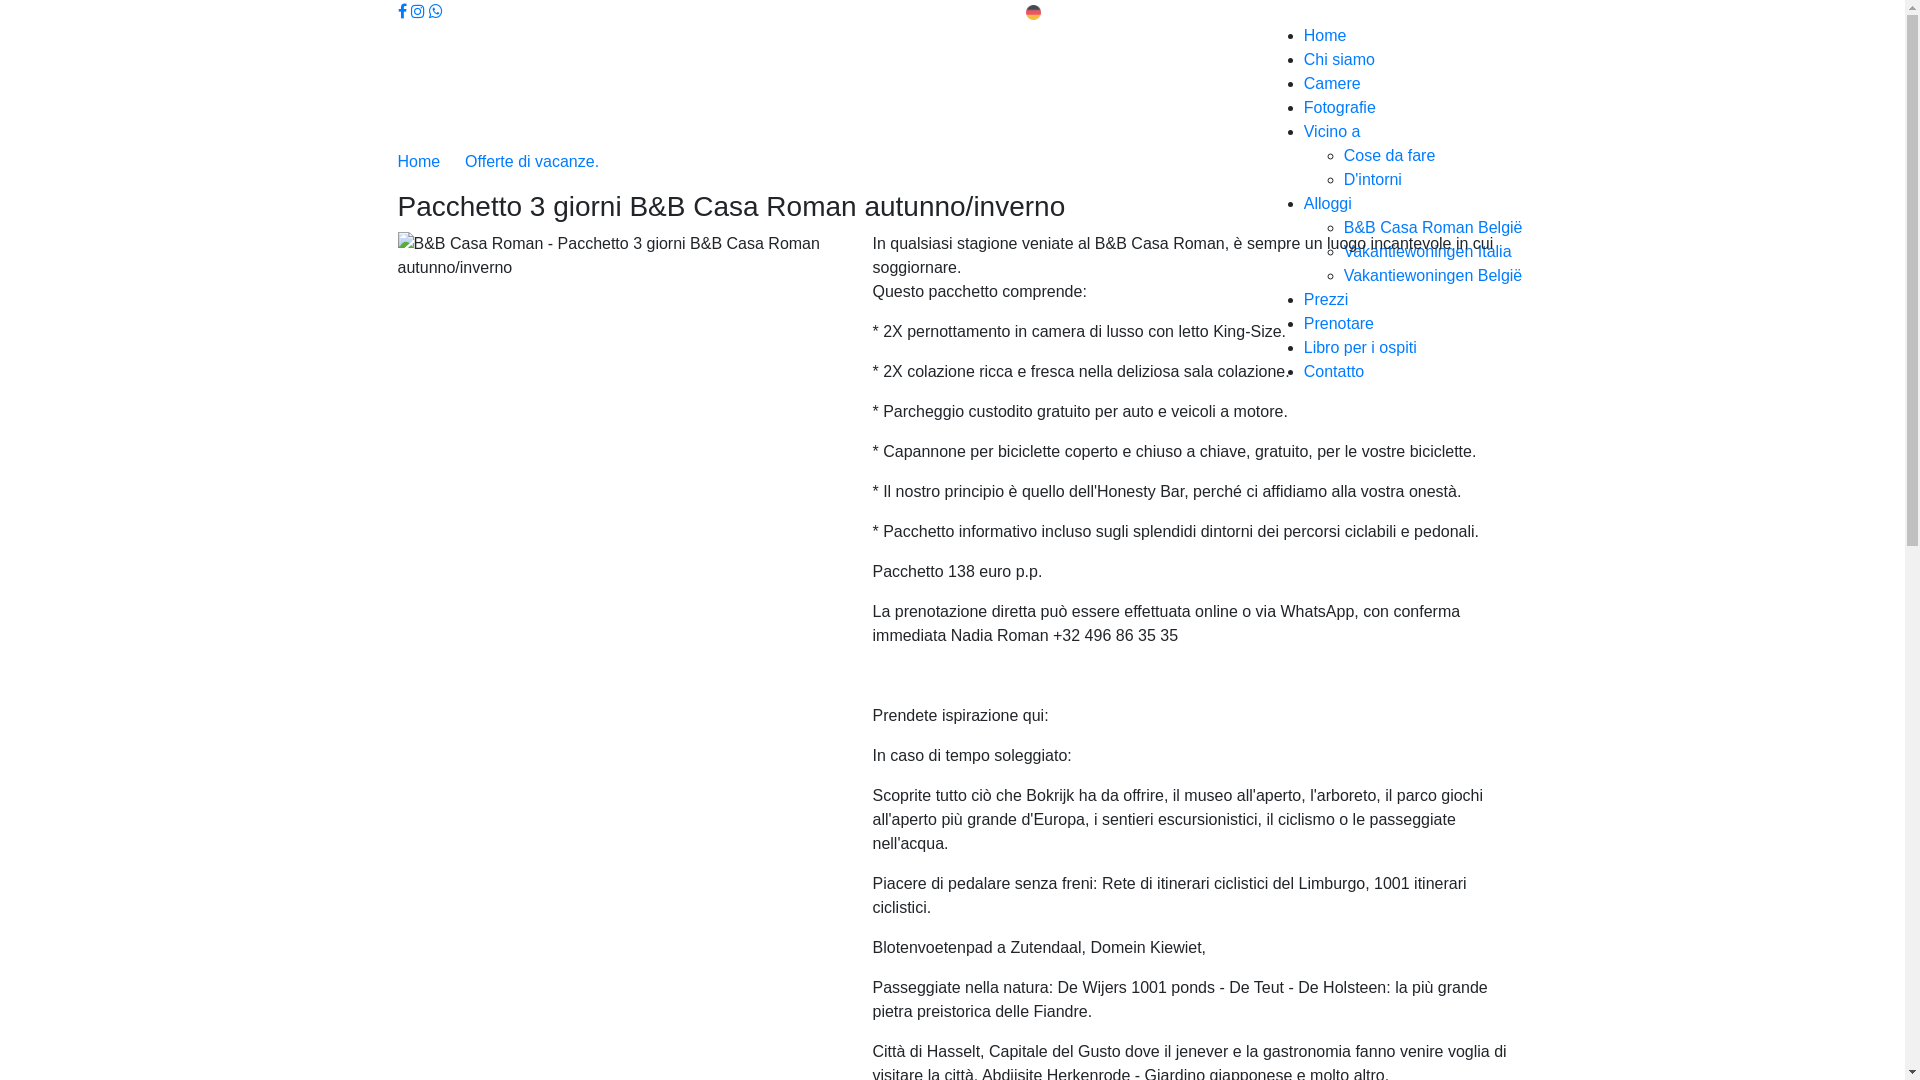 The height and width of the screenshot is (1080, 1920). Describe the element at coordinates (1332, 82) in the screenshot. I see `'Camere'` at that location.